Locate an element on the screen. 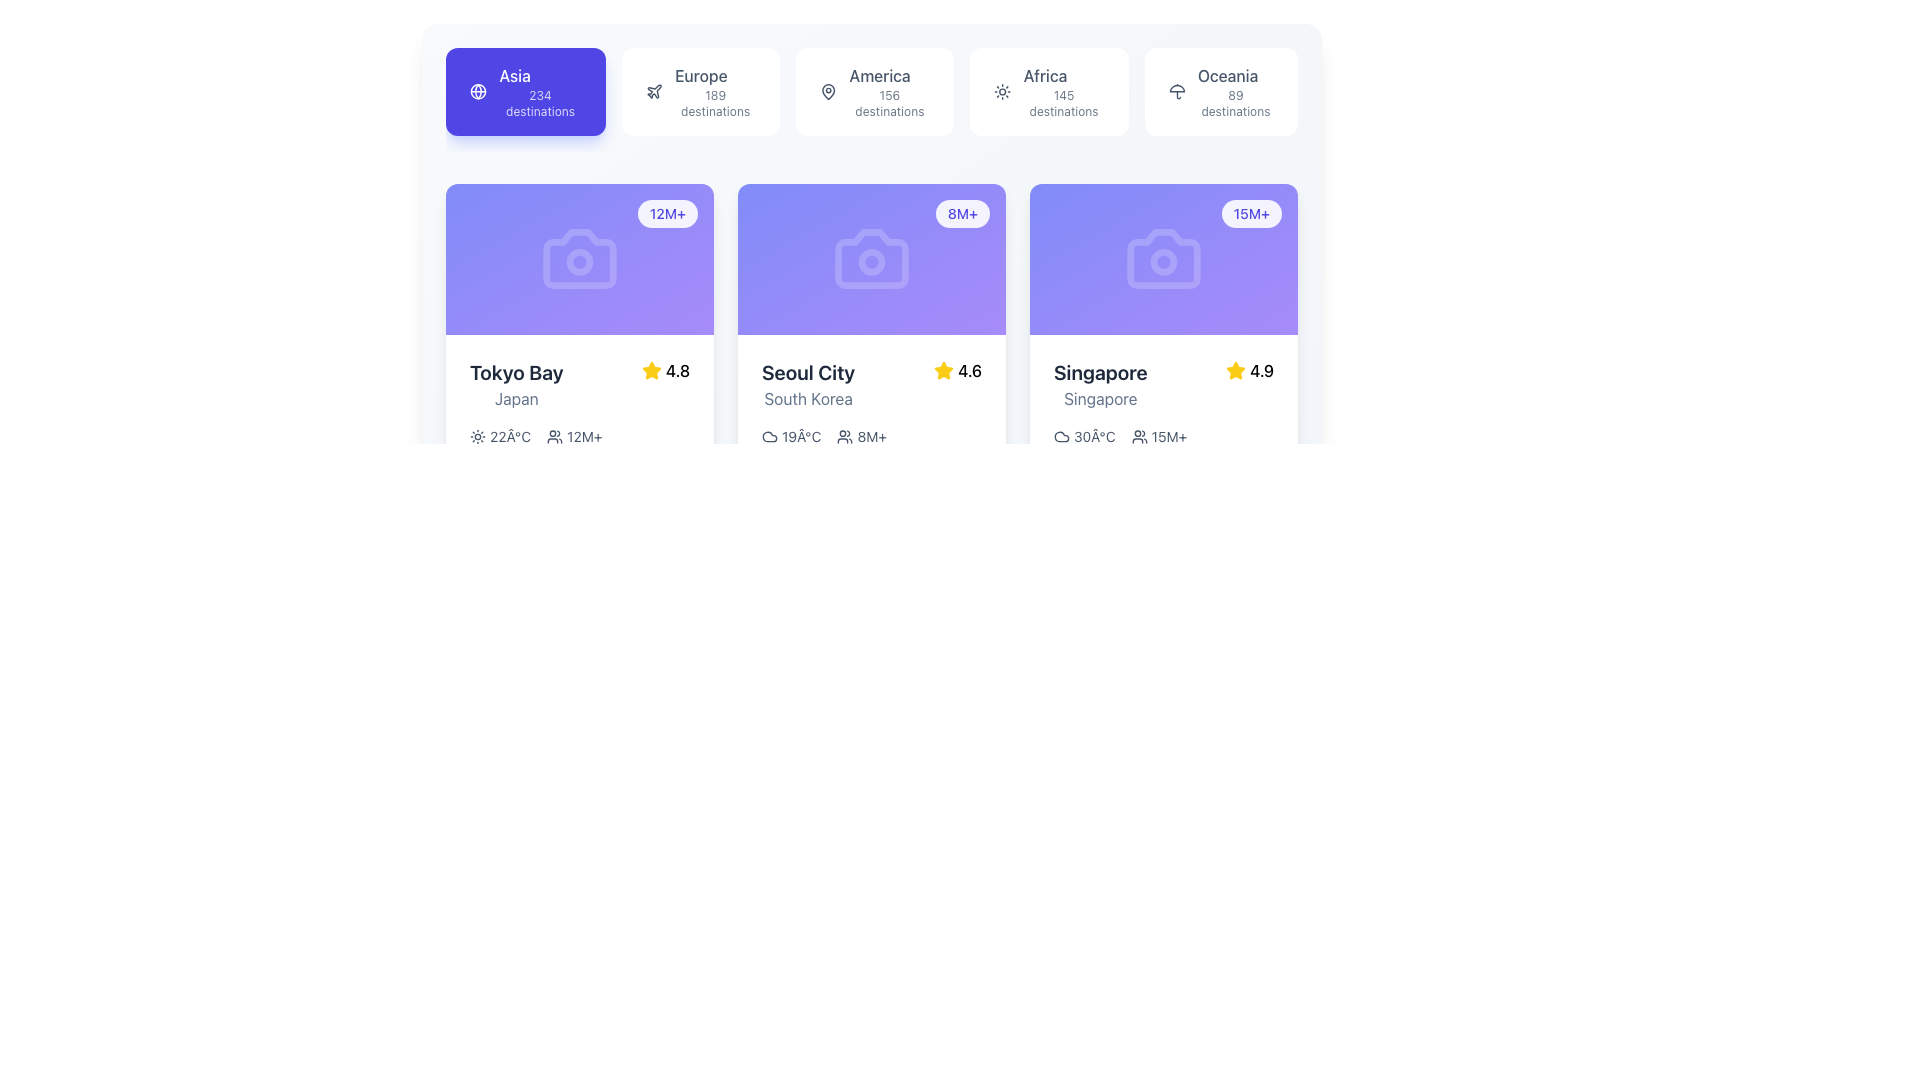 Image resolution: width=1920 pixels, height=1080 pixels. the 'Seoul City' destination card, which is the second panel in the horizontally scrolling list of destination cards is located at coordinates (872, 450).